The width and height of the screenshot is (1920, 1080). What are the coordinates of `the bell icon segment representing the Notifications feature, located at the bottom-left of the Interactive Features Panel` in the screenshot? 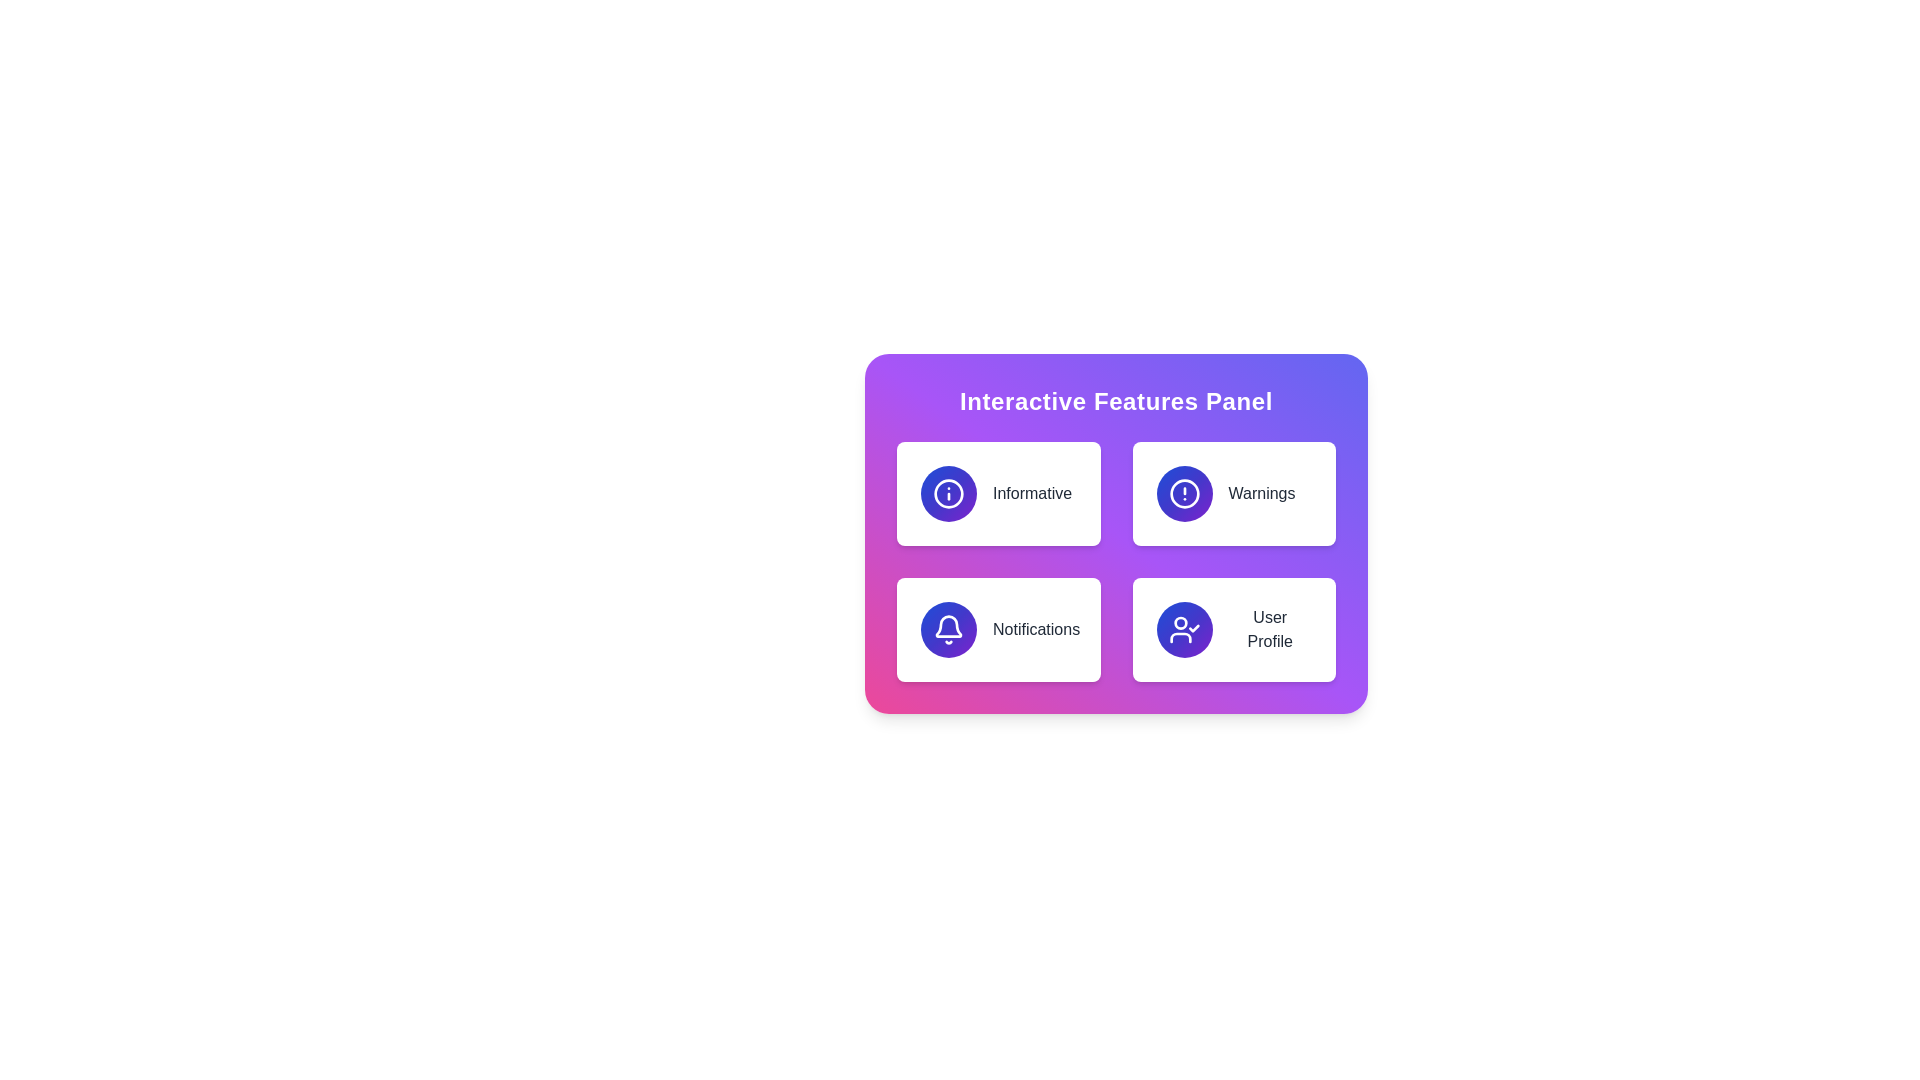 It's located at (948, 625).